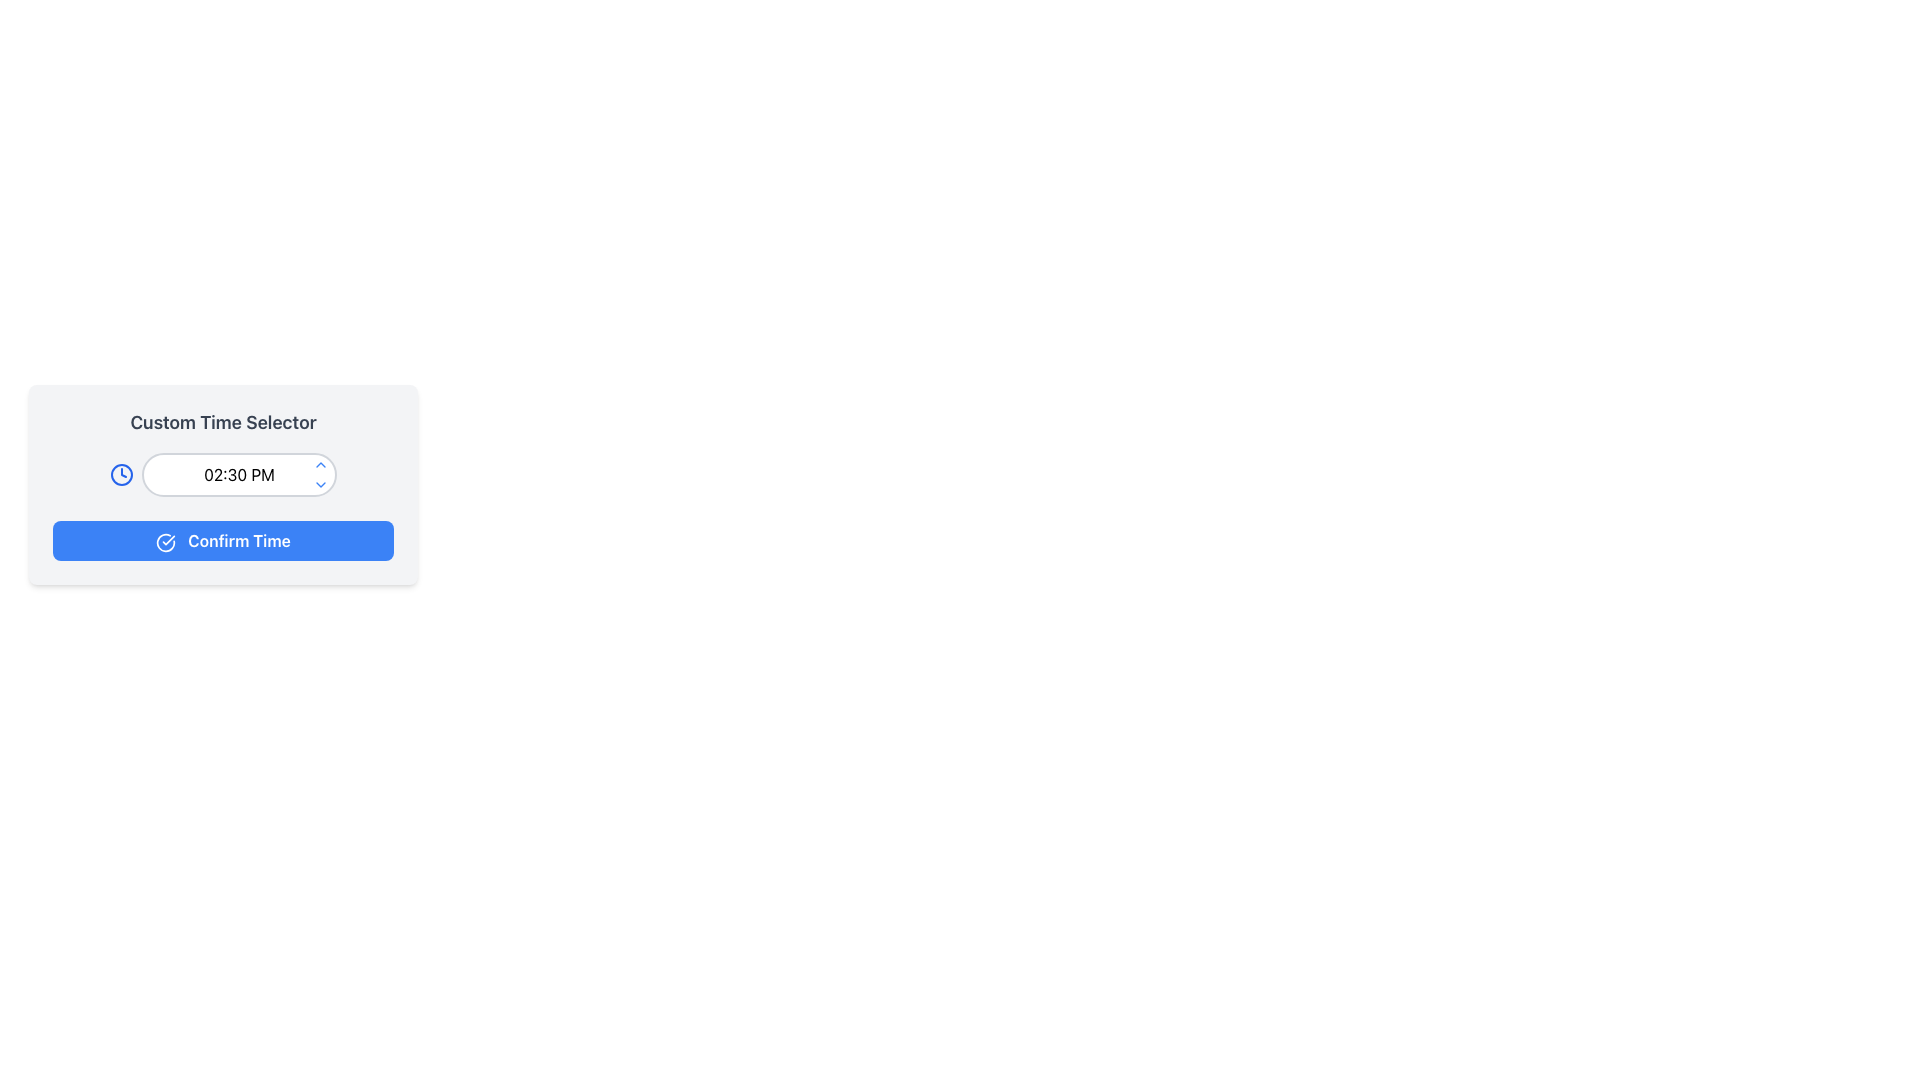  What do you see at coordinates (223, 474) in the screenshot?
I see `the text field of the Dropdown menu with embedded text field in the Custom Time Selector` at bounding box center [223, 474].